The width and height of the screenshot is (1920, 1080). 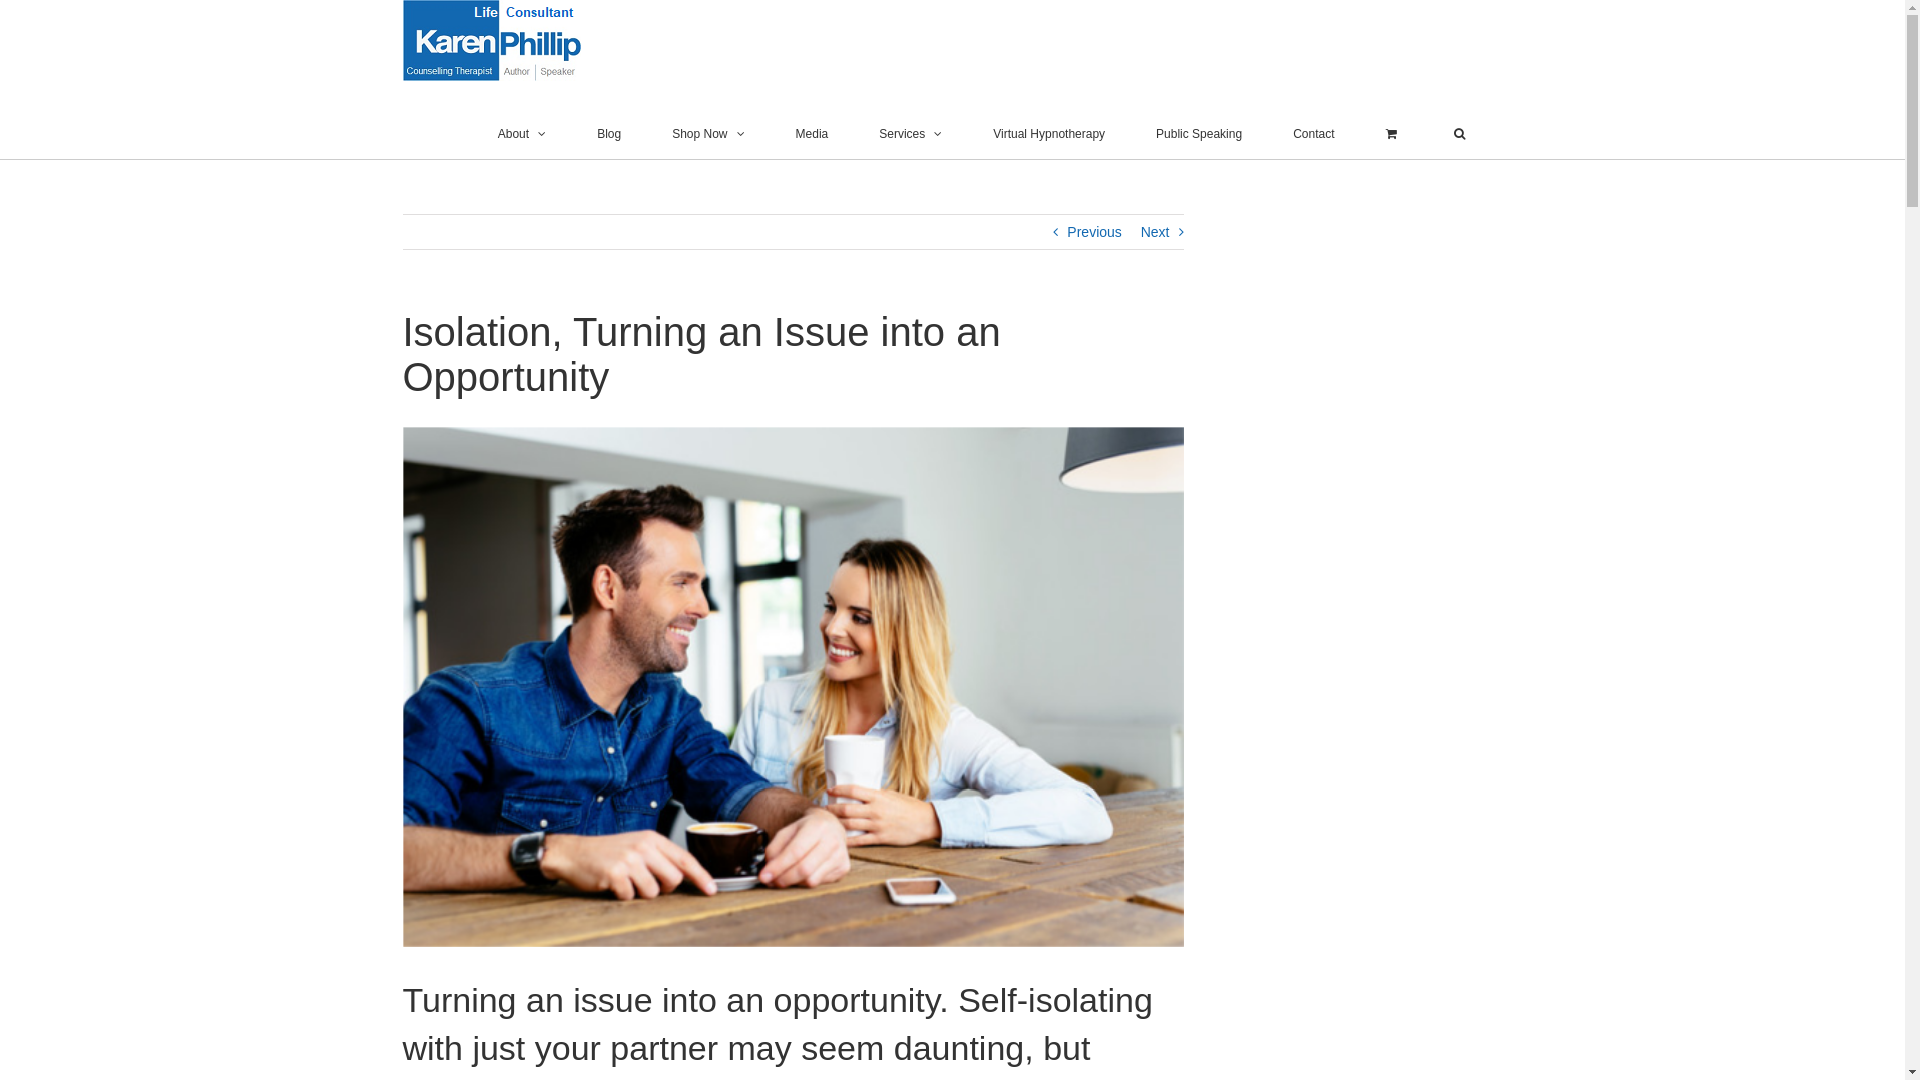 I want to click on 'Media', so click(x=812, y=134).